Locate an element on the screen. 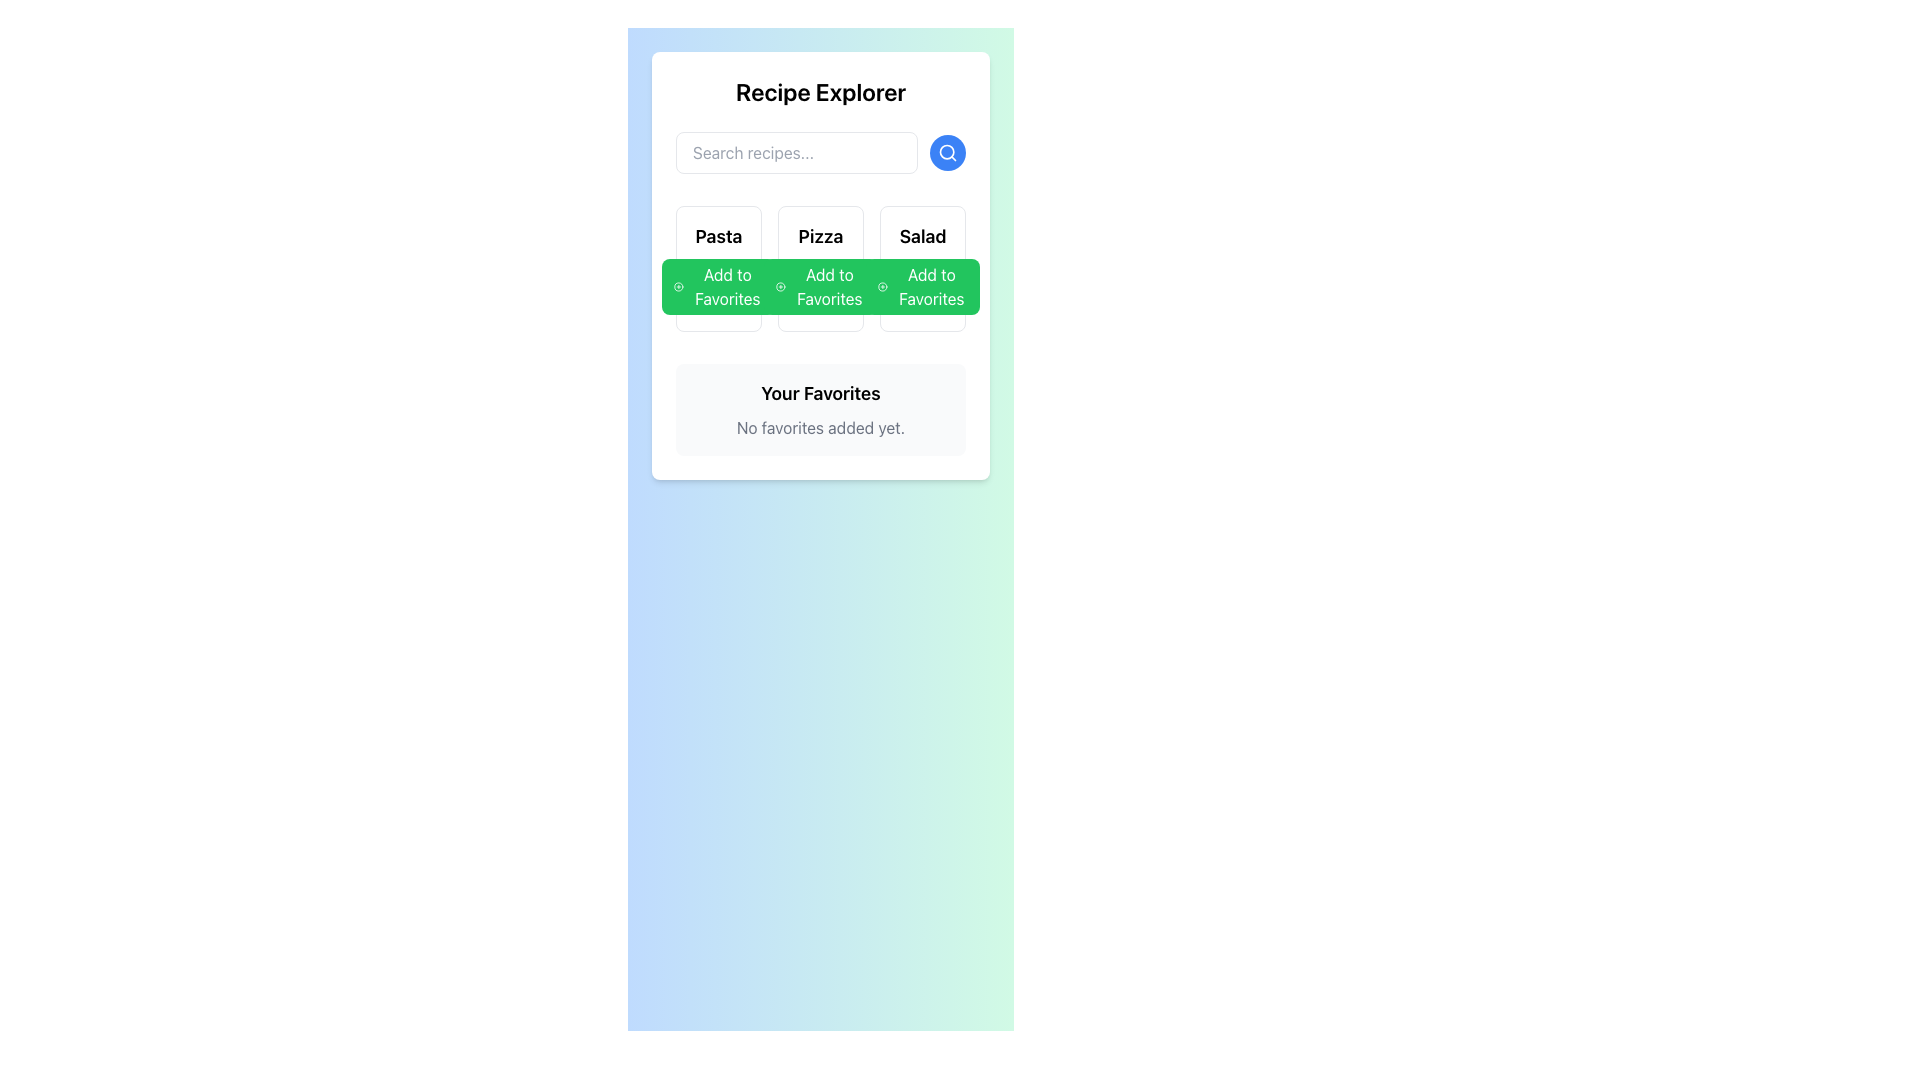 Image resolution: width=1920 pixels, height=1080 pixels. the icon representing the action button to add items to a favorites list is located at coordinates (679, 286).